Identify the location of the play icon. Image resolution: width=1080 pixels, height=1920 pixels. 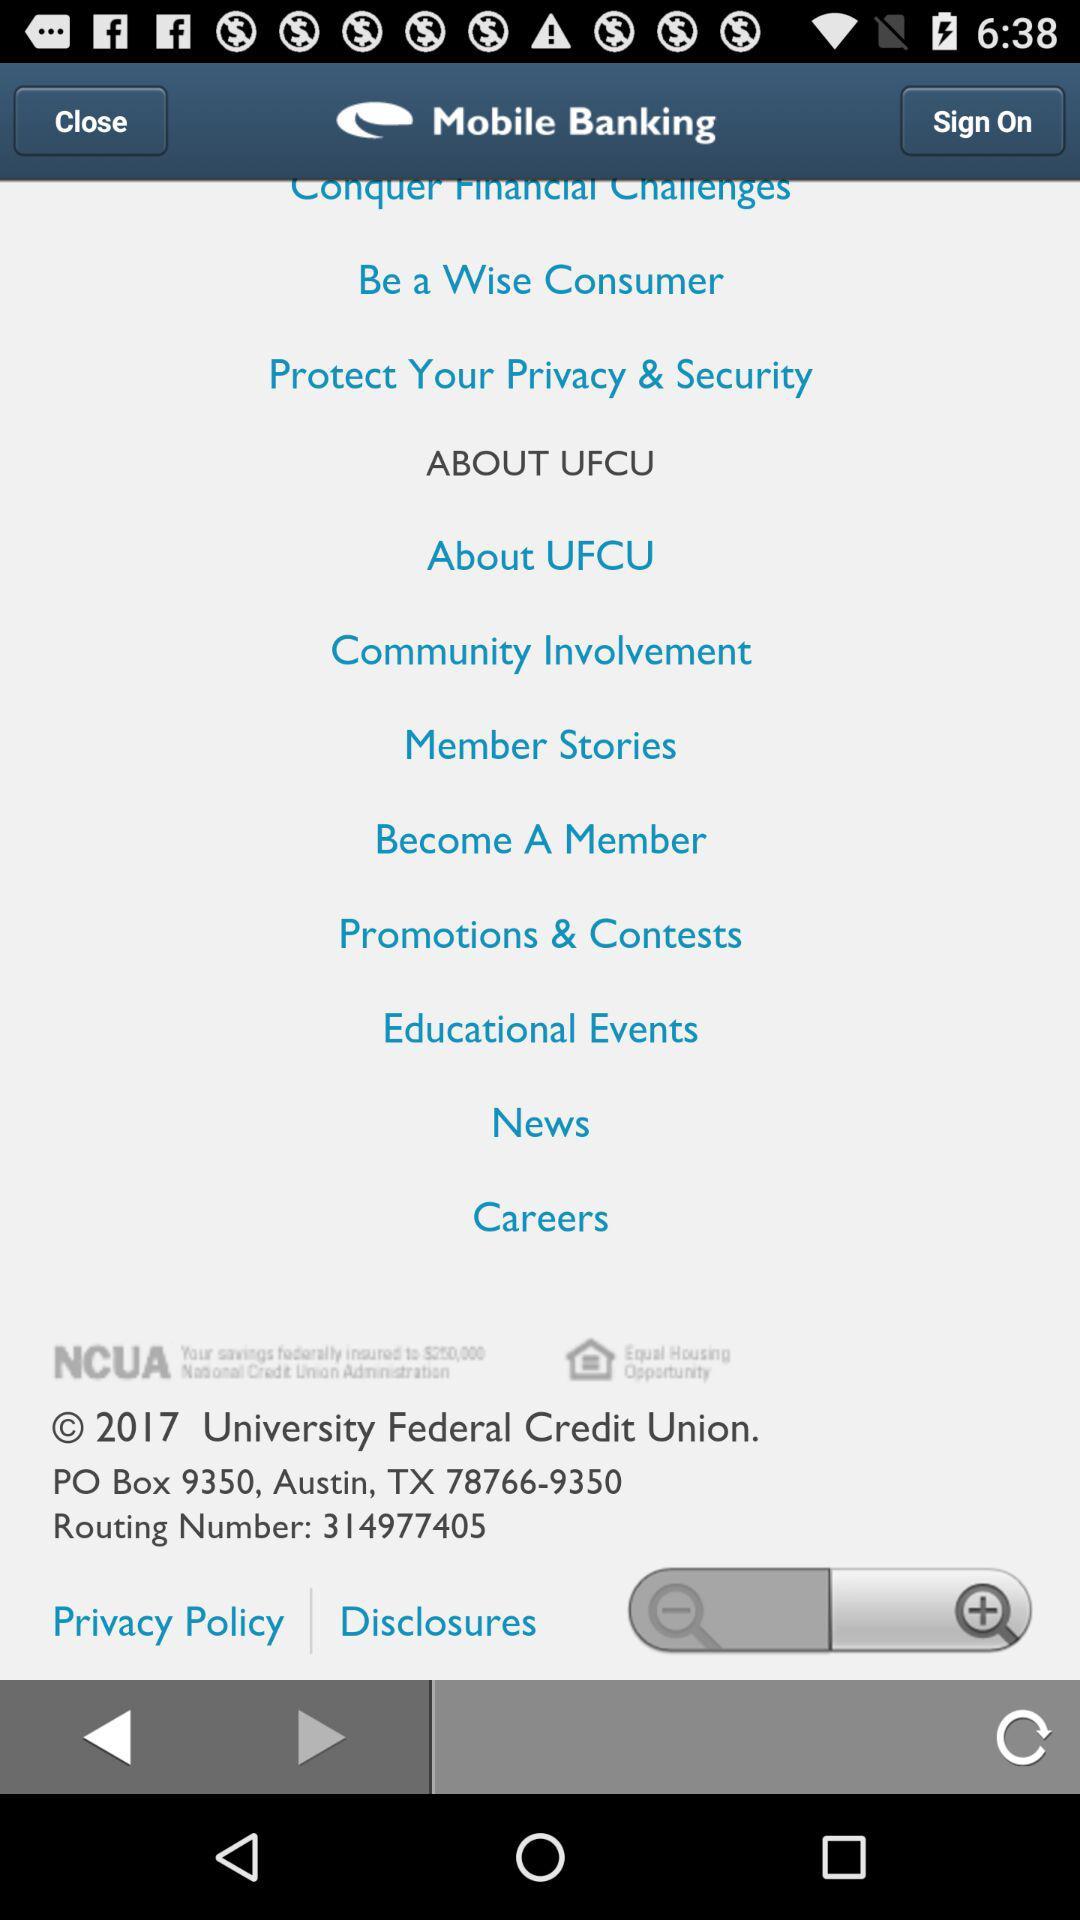
(322, 1858).